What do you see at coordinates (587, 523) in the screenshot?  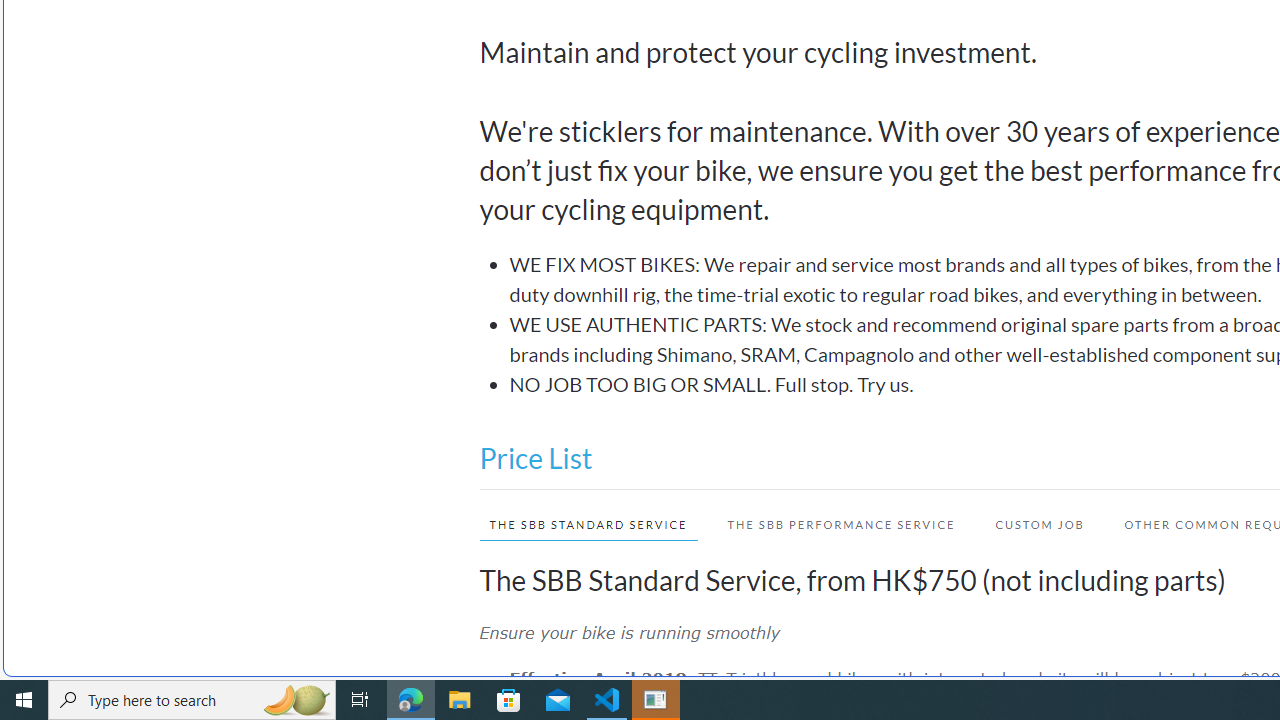 I see `'THE SBB STANDARD SERVICE'` at bounding box center [587, 523].